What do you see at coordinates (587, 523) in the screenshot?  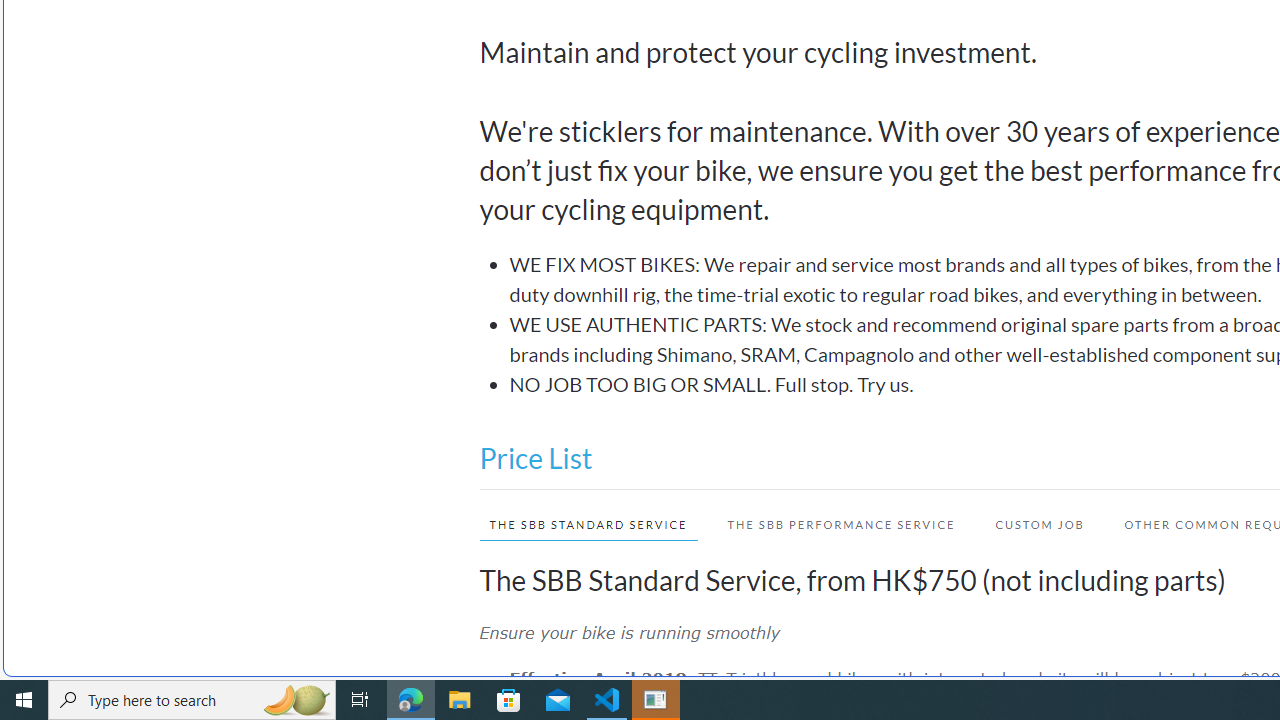 I see `'THE SBB STANDARD SERVICE'` at bounding box center [587, 523].